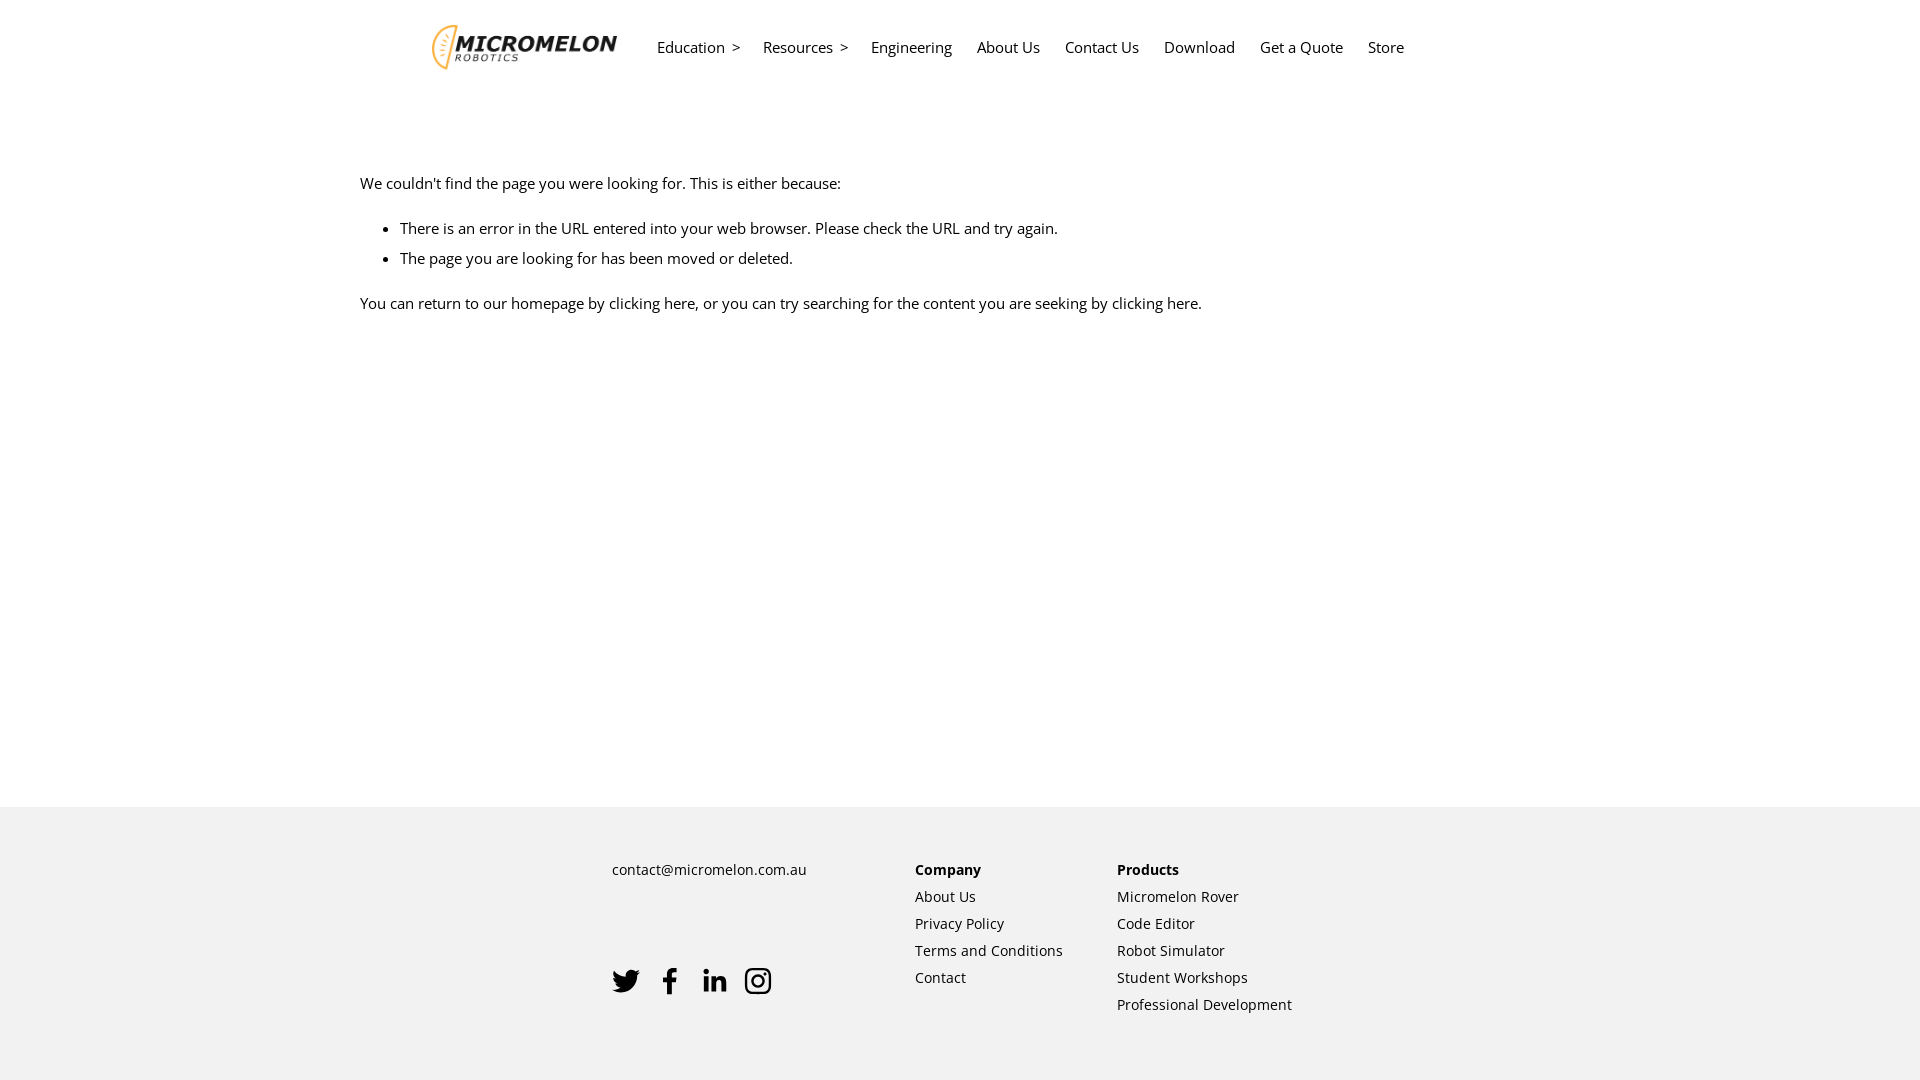  I want to click on 'Code Editor', so click(1156, 924).